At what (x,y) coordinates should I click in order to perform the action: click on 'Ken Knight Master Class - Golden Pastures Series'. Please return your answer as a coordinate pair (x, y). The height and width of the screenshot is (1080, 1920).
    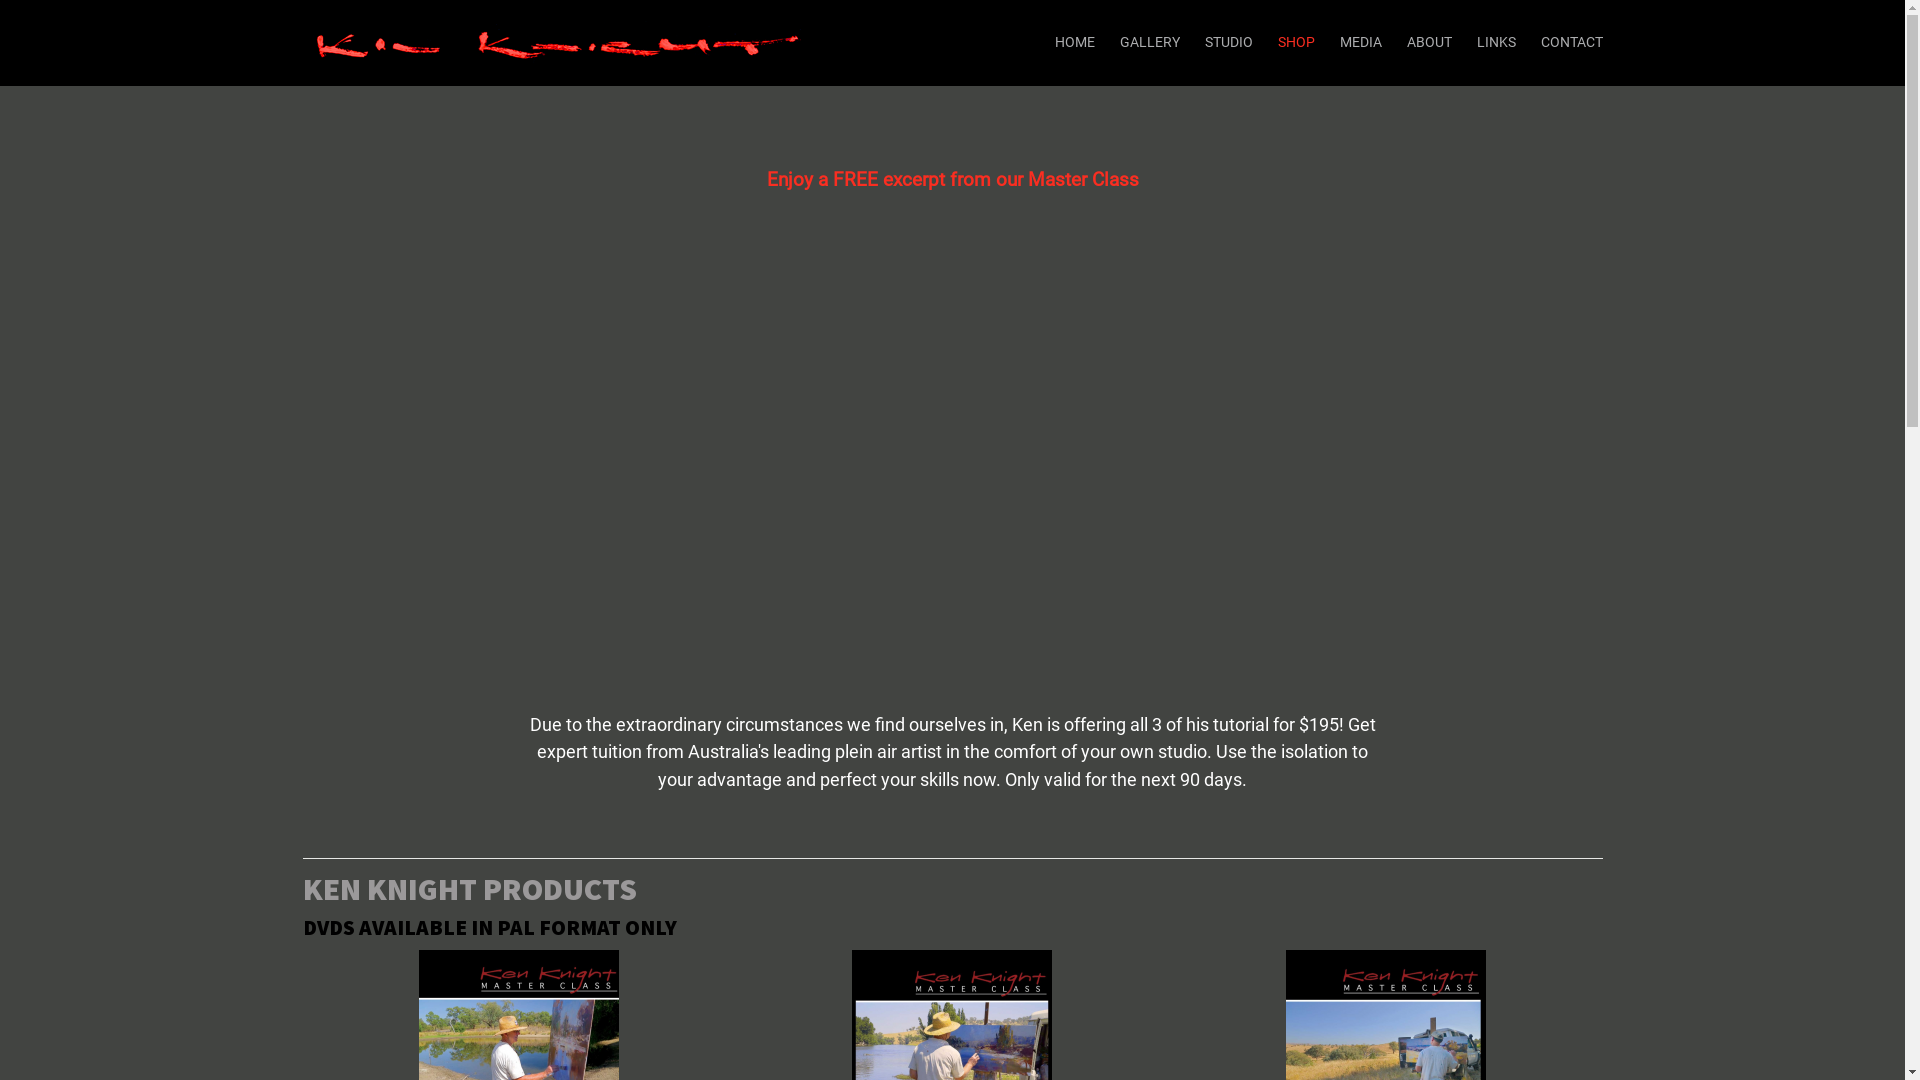
    Looking at the image, I should click on (1385, 1048).